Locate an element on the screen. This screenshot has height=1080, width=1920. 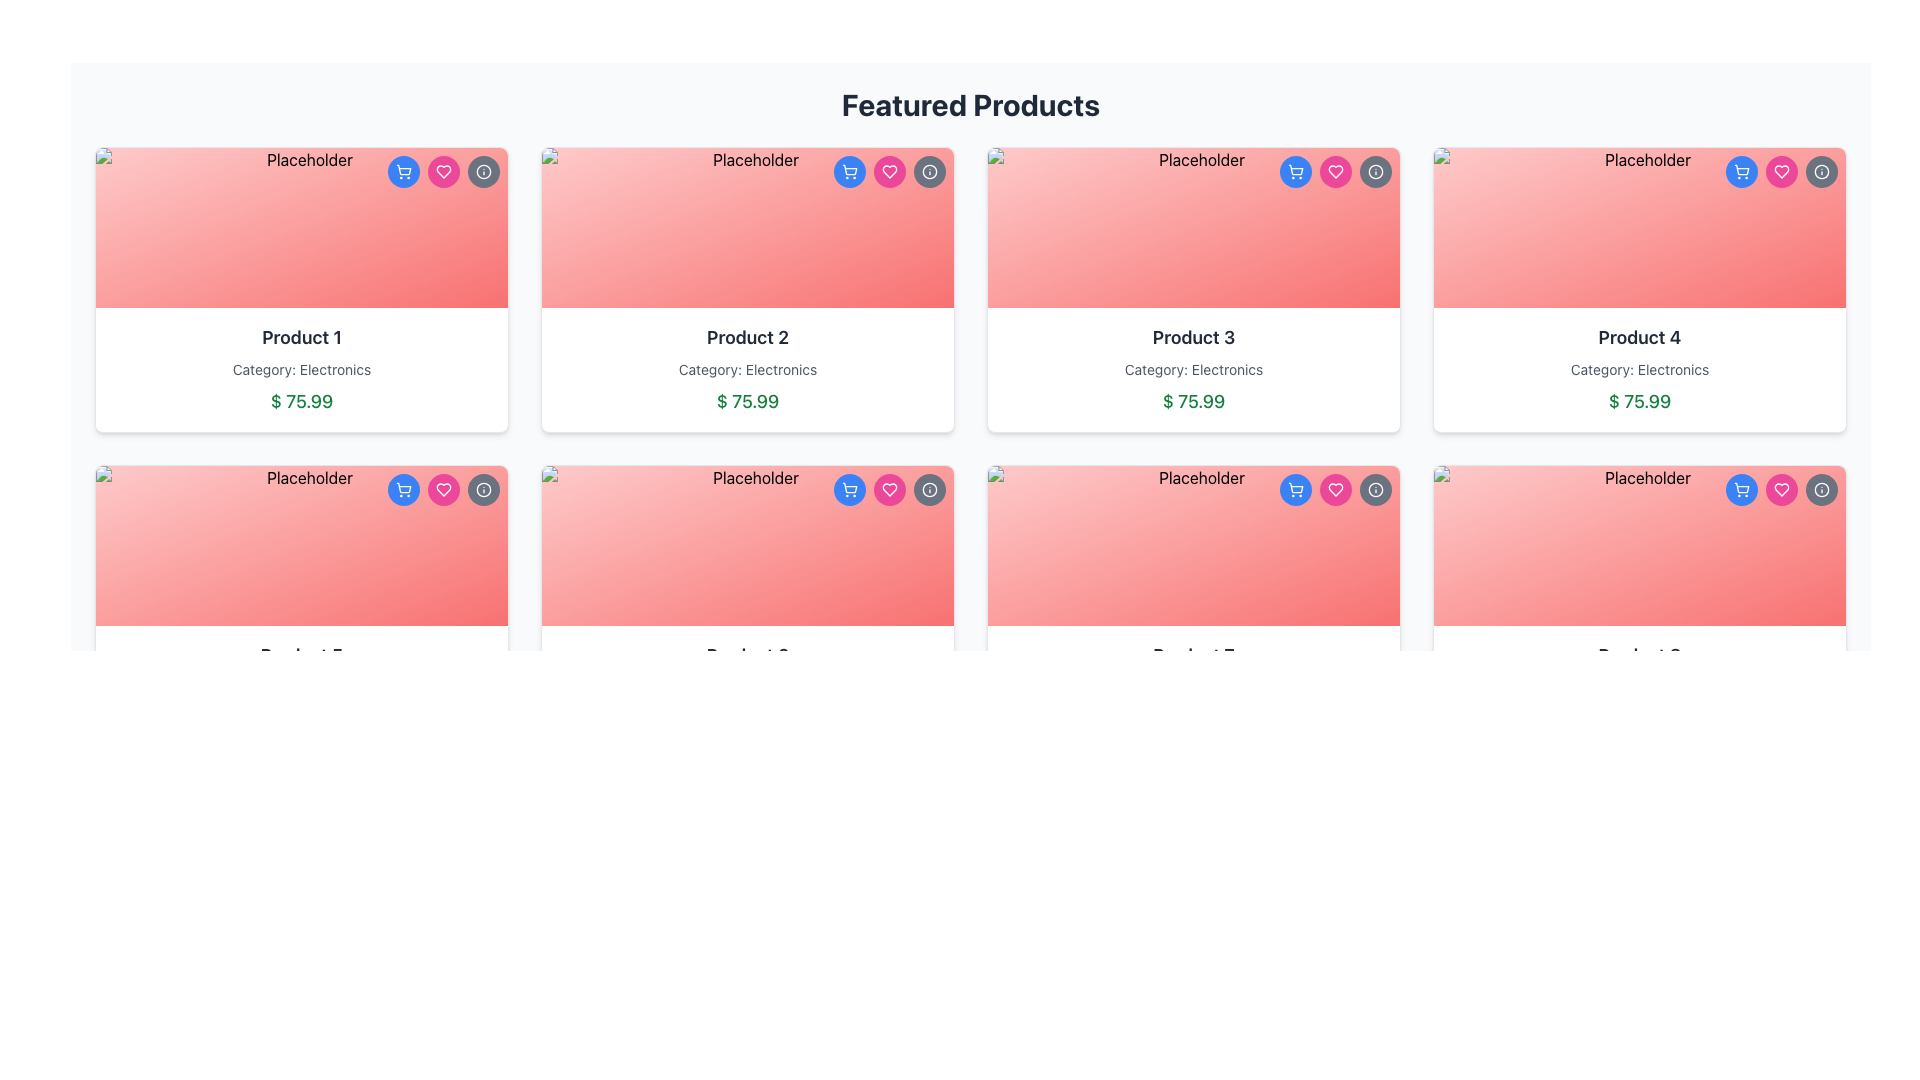
the 'like' or 'favorite' icon located in the fourth product card in the top row is located at coordinates (1781, 489).